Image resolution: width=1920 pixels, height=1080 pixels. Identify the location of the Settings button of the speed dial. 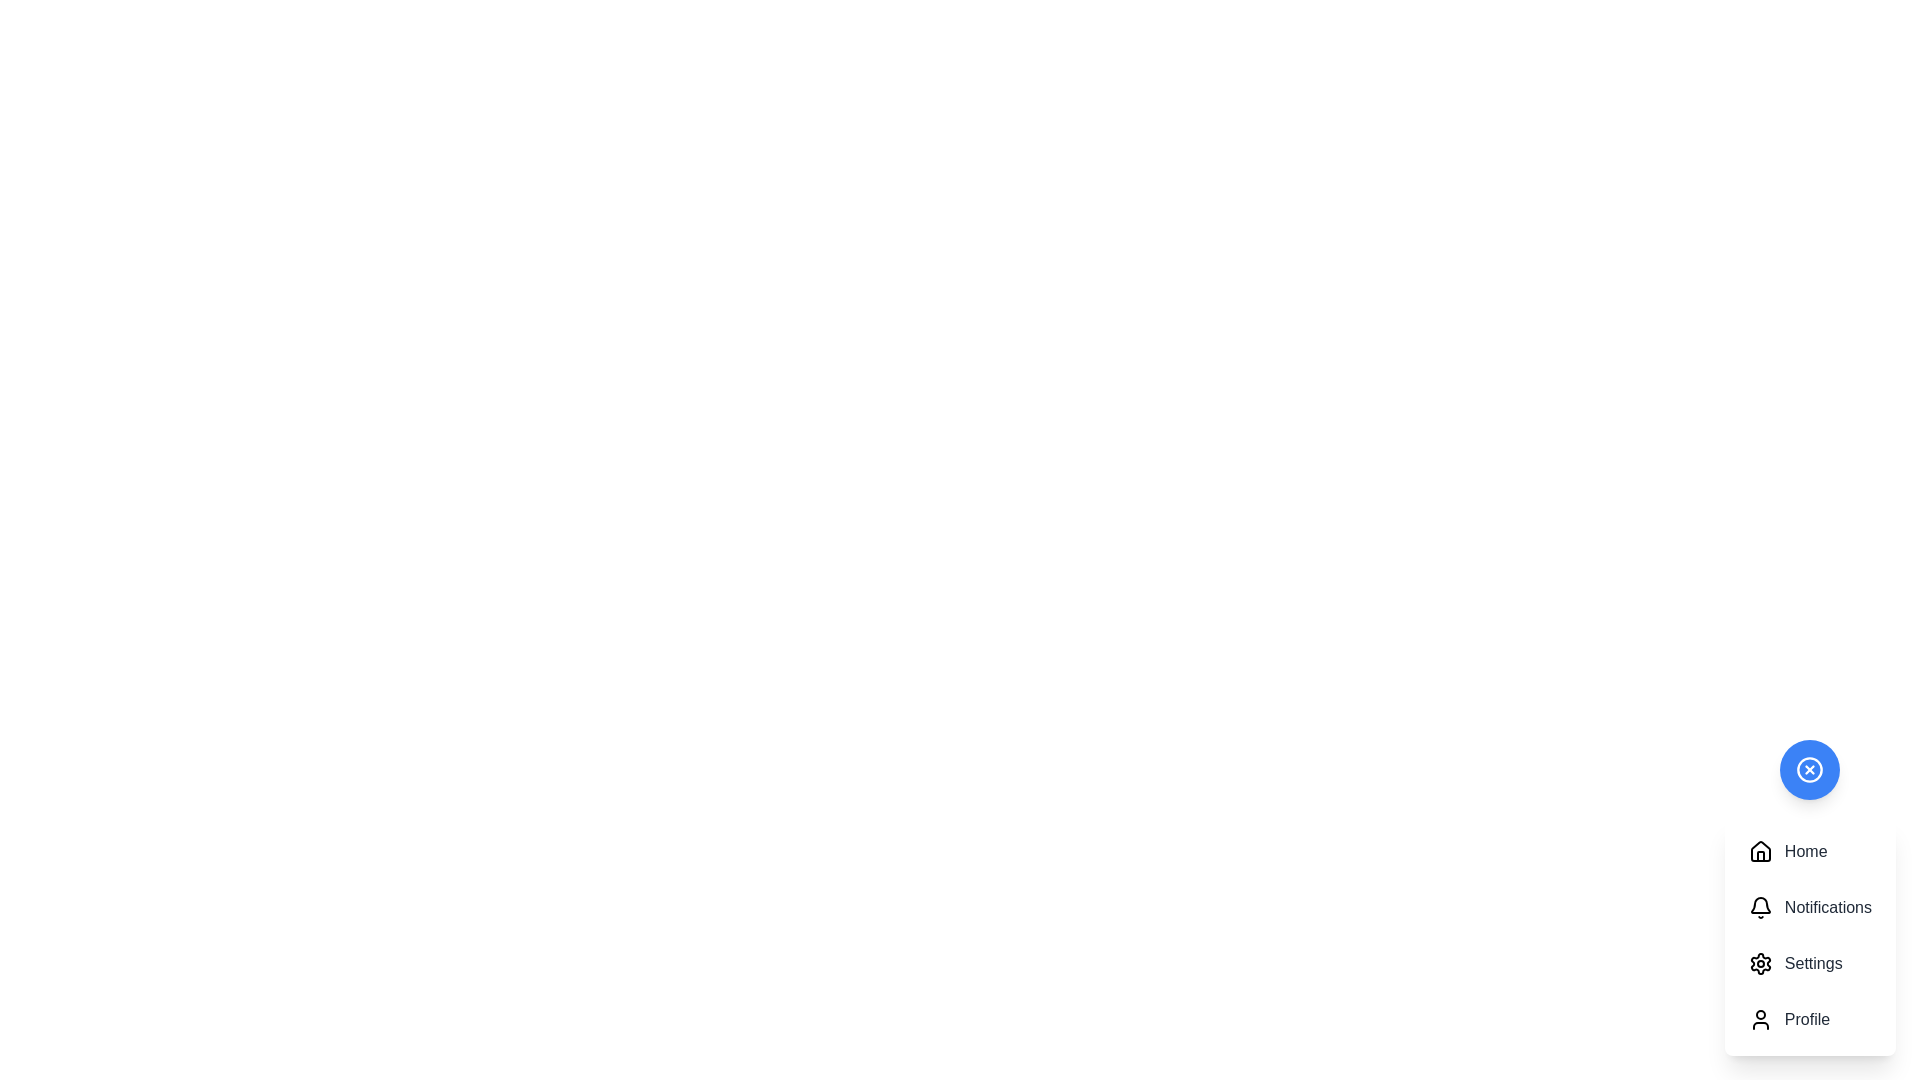
(1809, 963).